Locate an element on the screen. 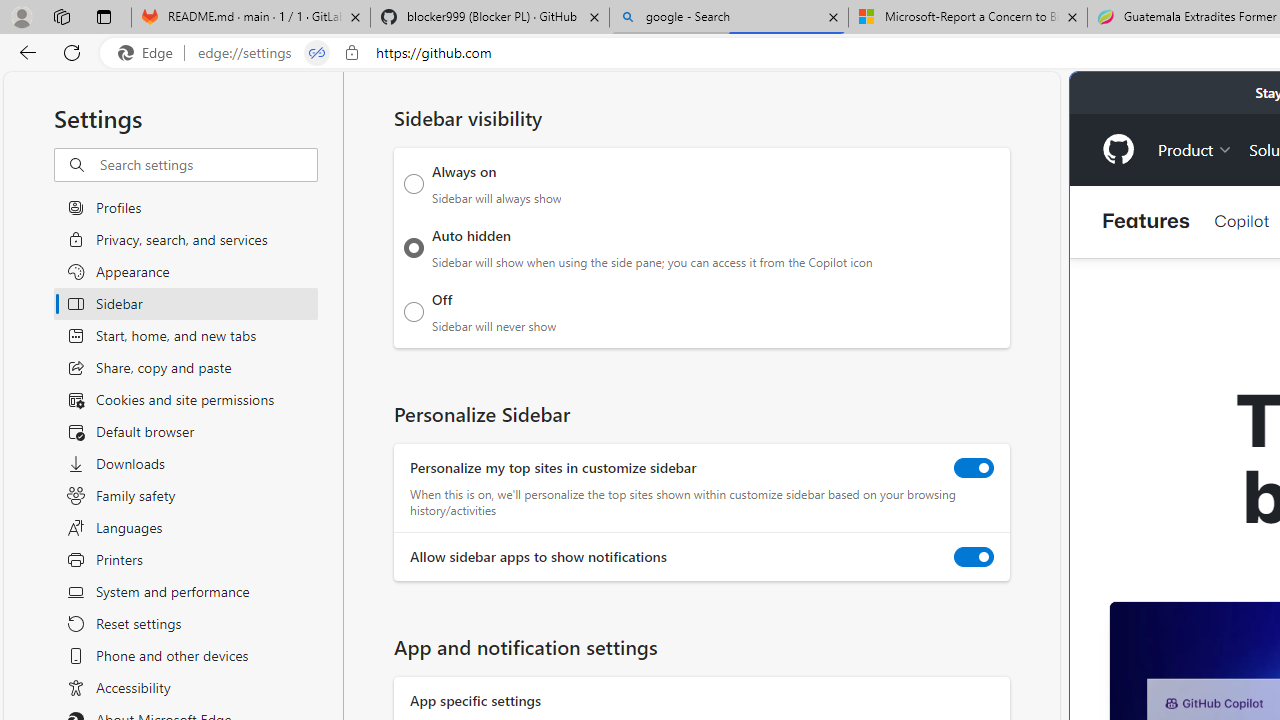 Image resolution: width=1280 pixels, height=720 pixels. 'Personalize my top sites in customize sidebar' is located at coordinates (974, 468).